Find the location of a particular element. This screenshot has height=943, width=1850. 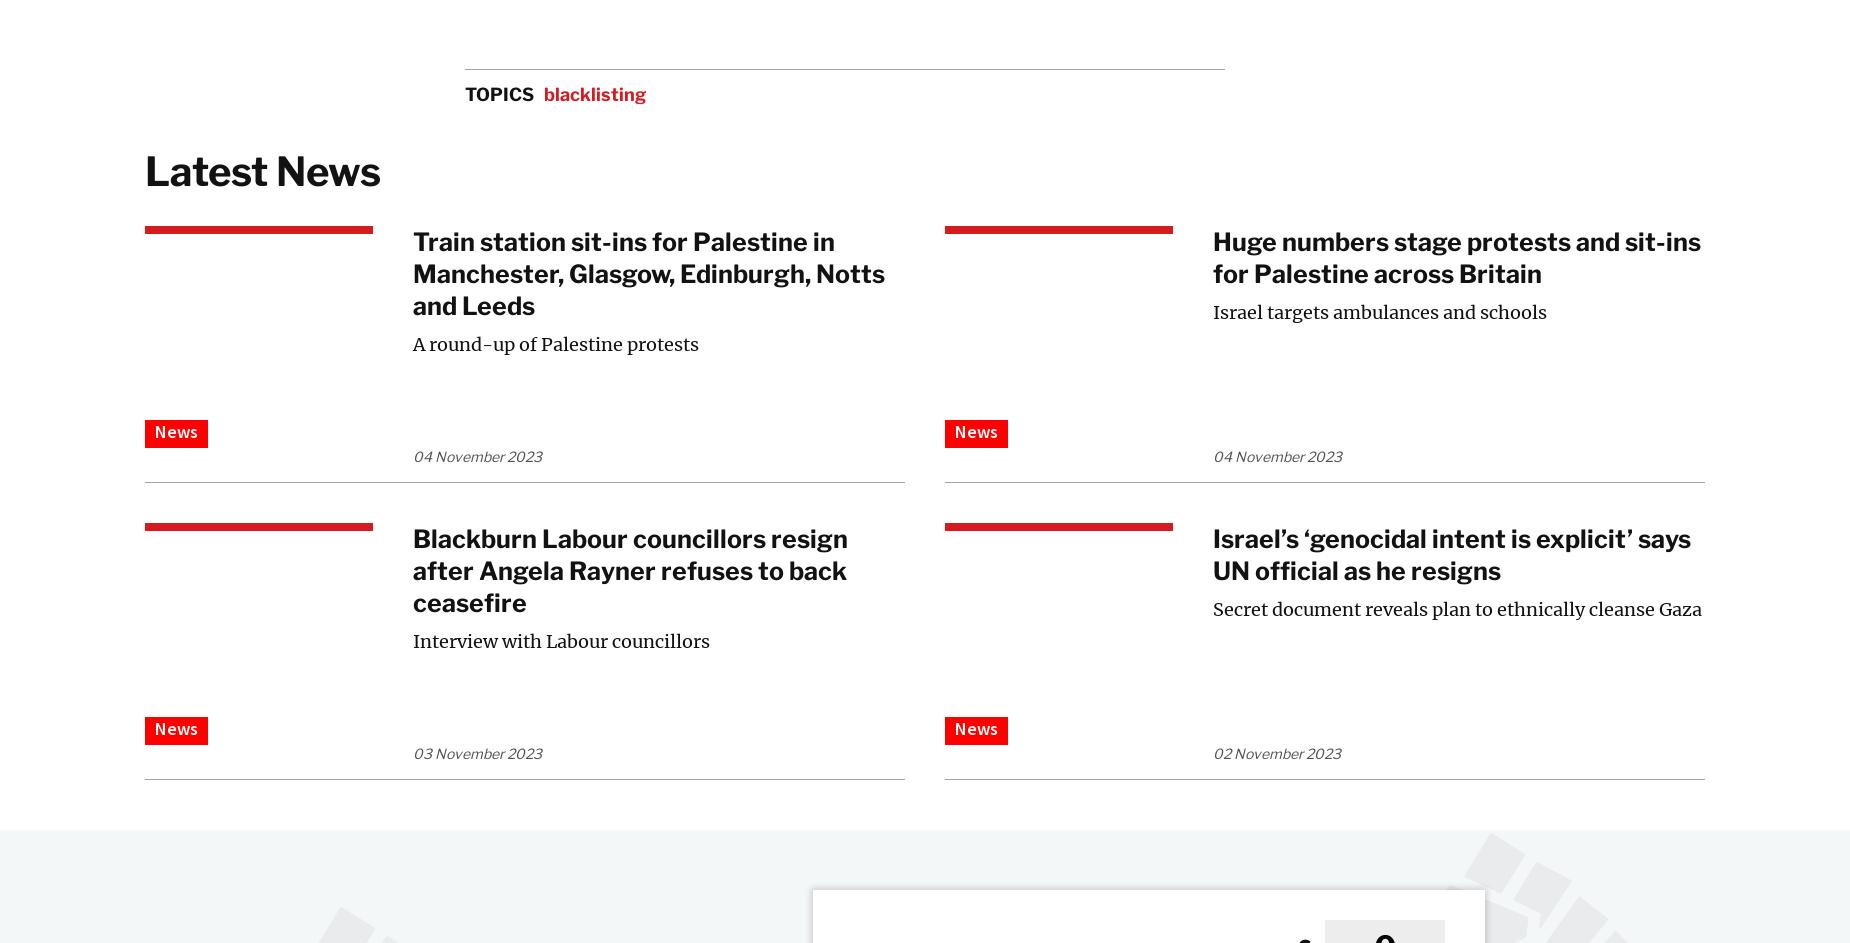

'03 November 2023' is located at coordinates (477, 753).